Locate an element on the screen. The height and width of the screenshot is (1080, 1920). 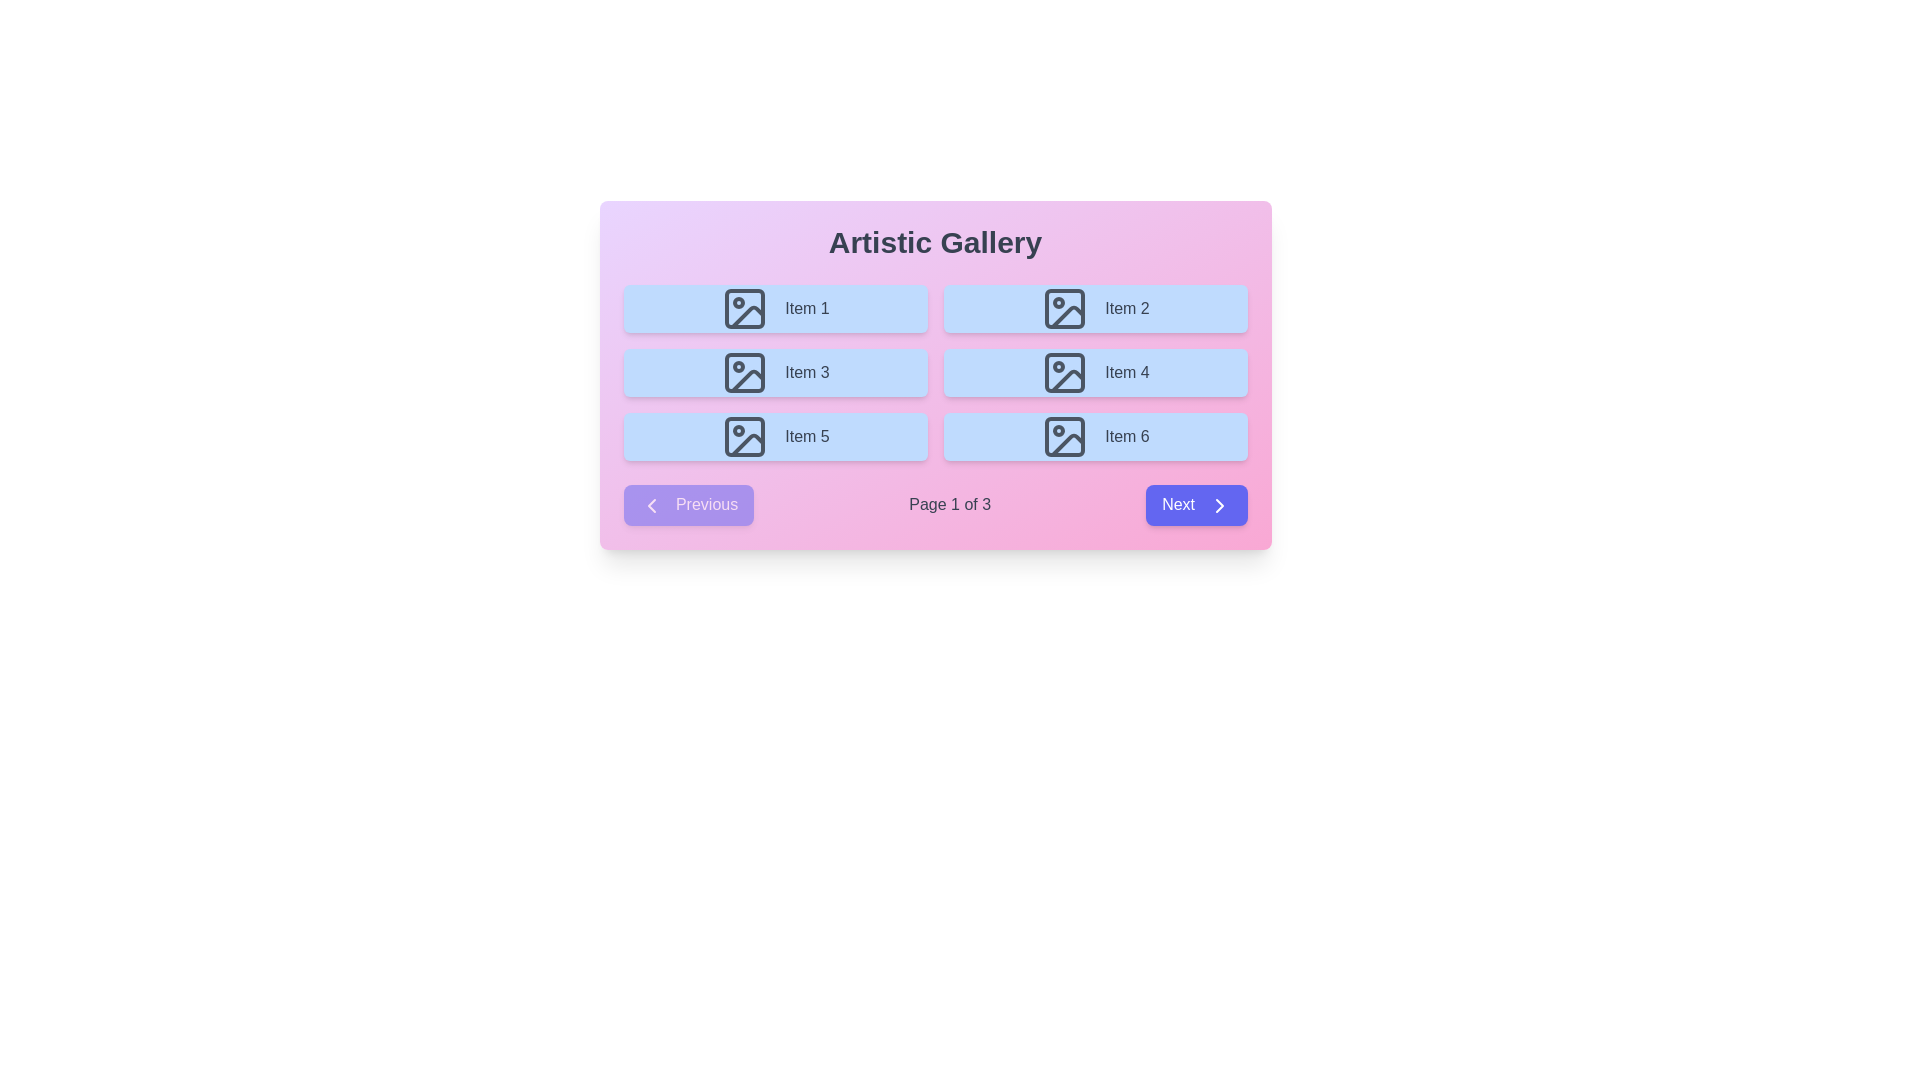
the Card component with a light blue background, rounded corners, containing the icon of an image and the text 'Item 4'. It is located in the second row and second column of a grid layout, below 'Item 2' and next to 'Item 3' is located at coordinates (1094, 373).